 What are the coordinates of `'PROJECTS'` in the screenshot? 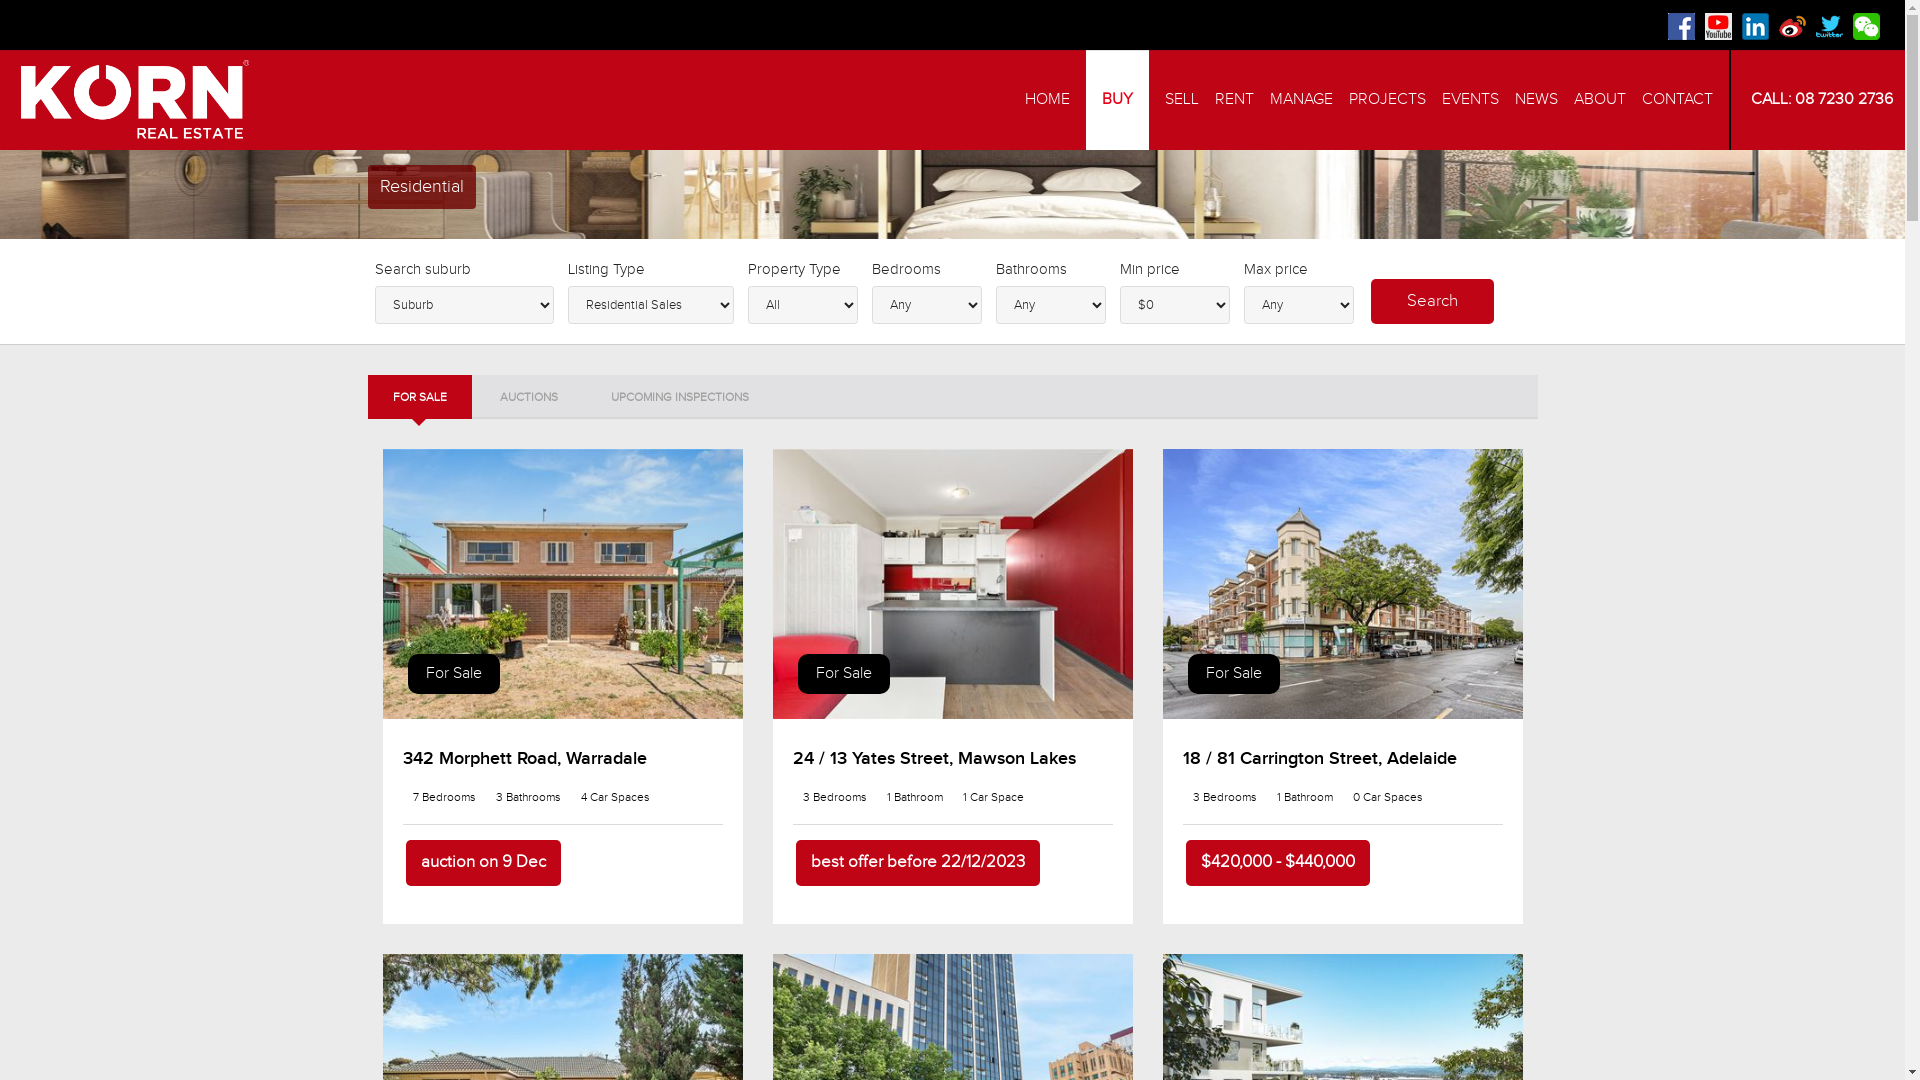 It's located at (1386, 100).